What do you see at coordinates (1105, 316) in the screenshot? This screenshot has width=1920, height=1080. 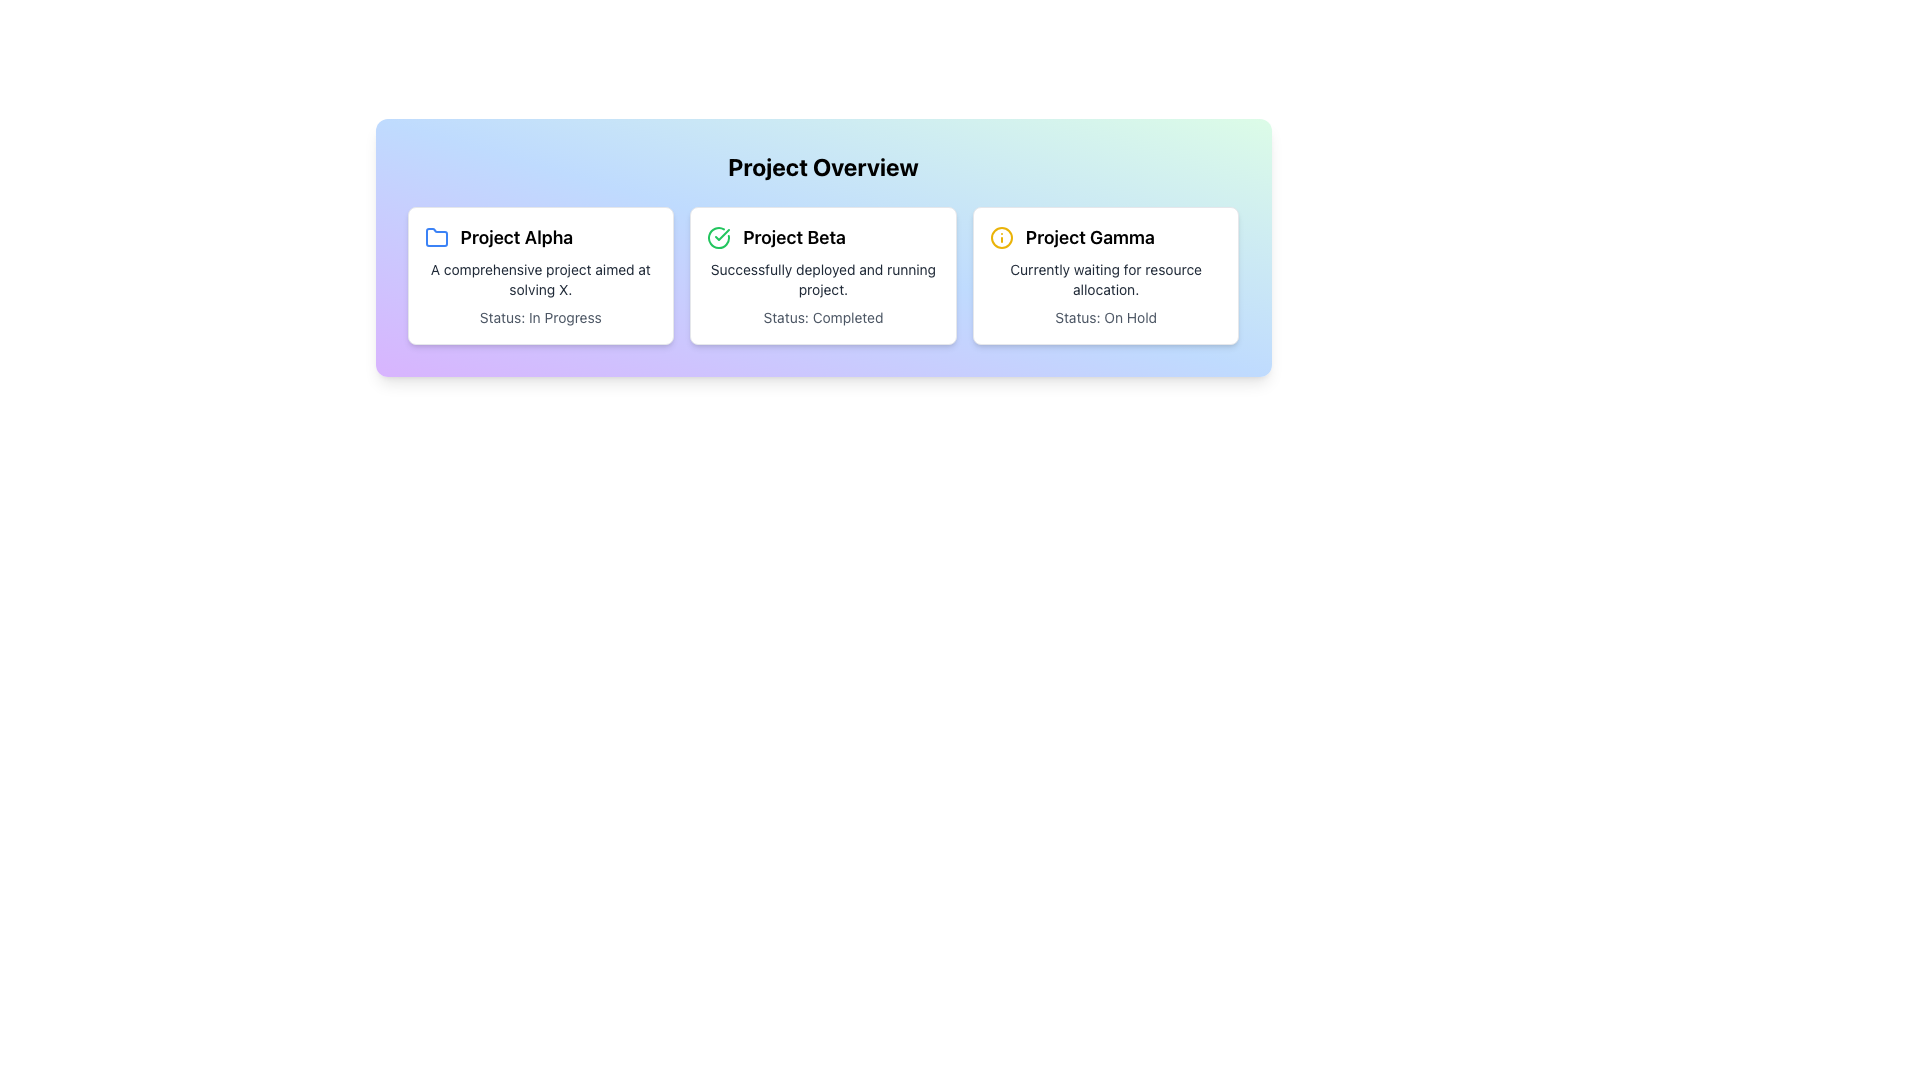 I see `the 'Status: On Hold' text label located at the bottom of the 'Project Gamma' card, which is styled with a small gray font and provides informational context` at bounding box center [1105, 316].